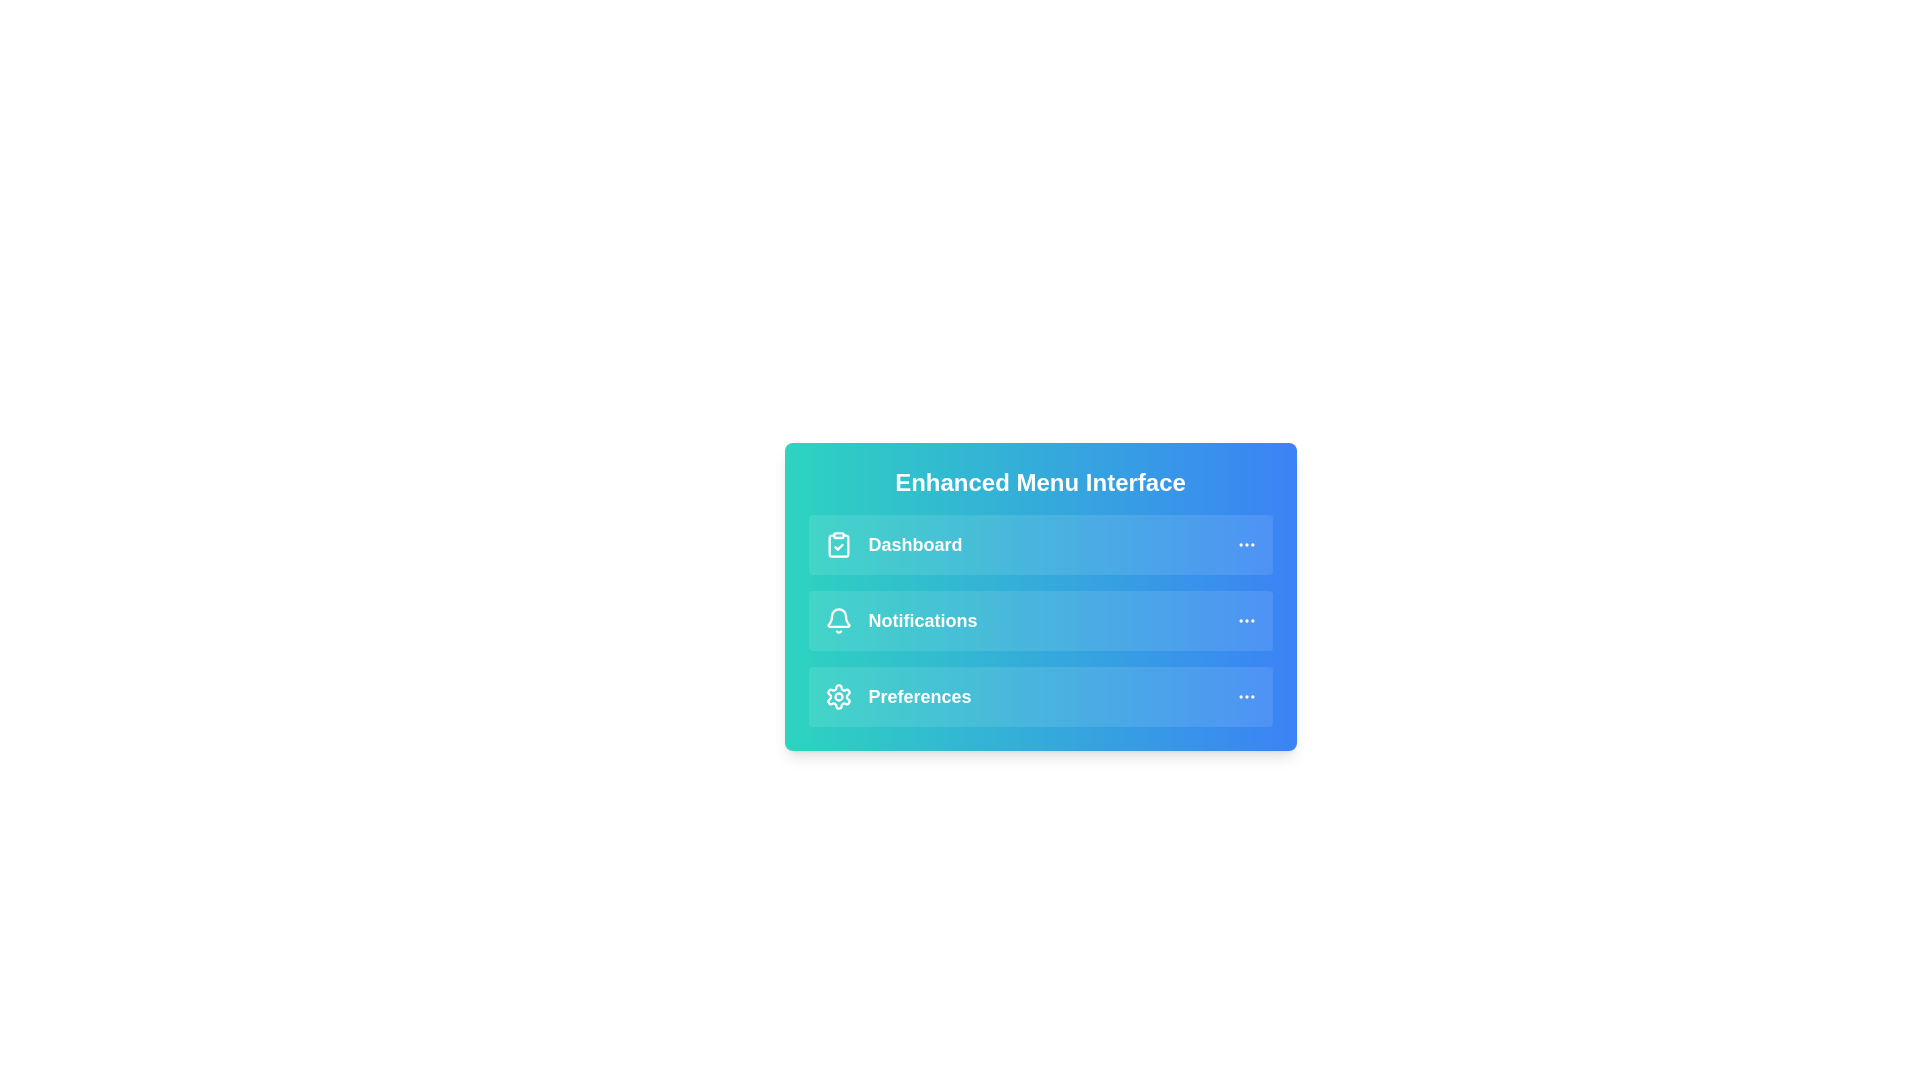 The image size is (1920, 1080). I want to click on the 'Notifications' menu item, which is the second item in the vertically stacked list within the 'Enhanced Menu Interface', so click(1040, 620).